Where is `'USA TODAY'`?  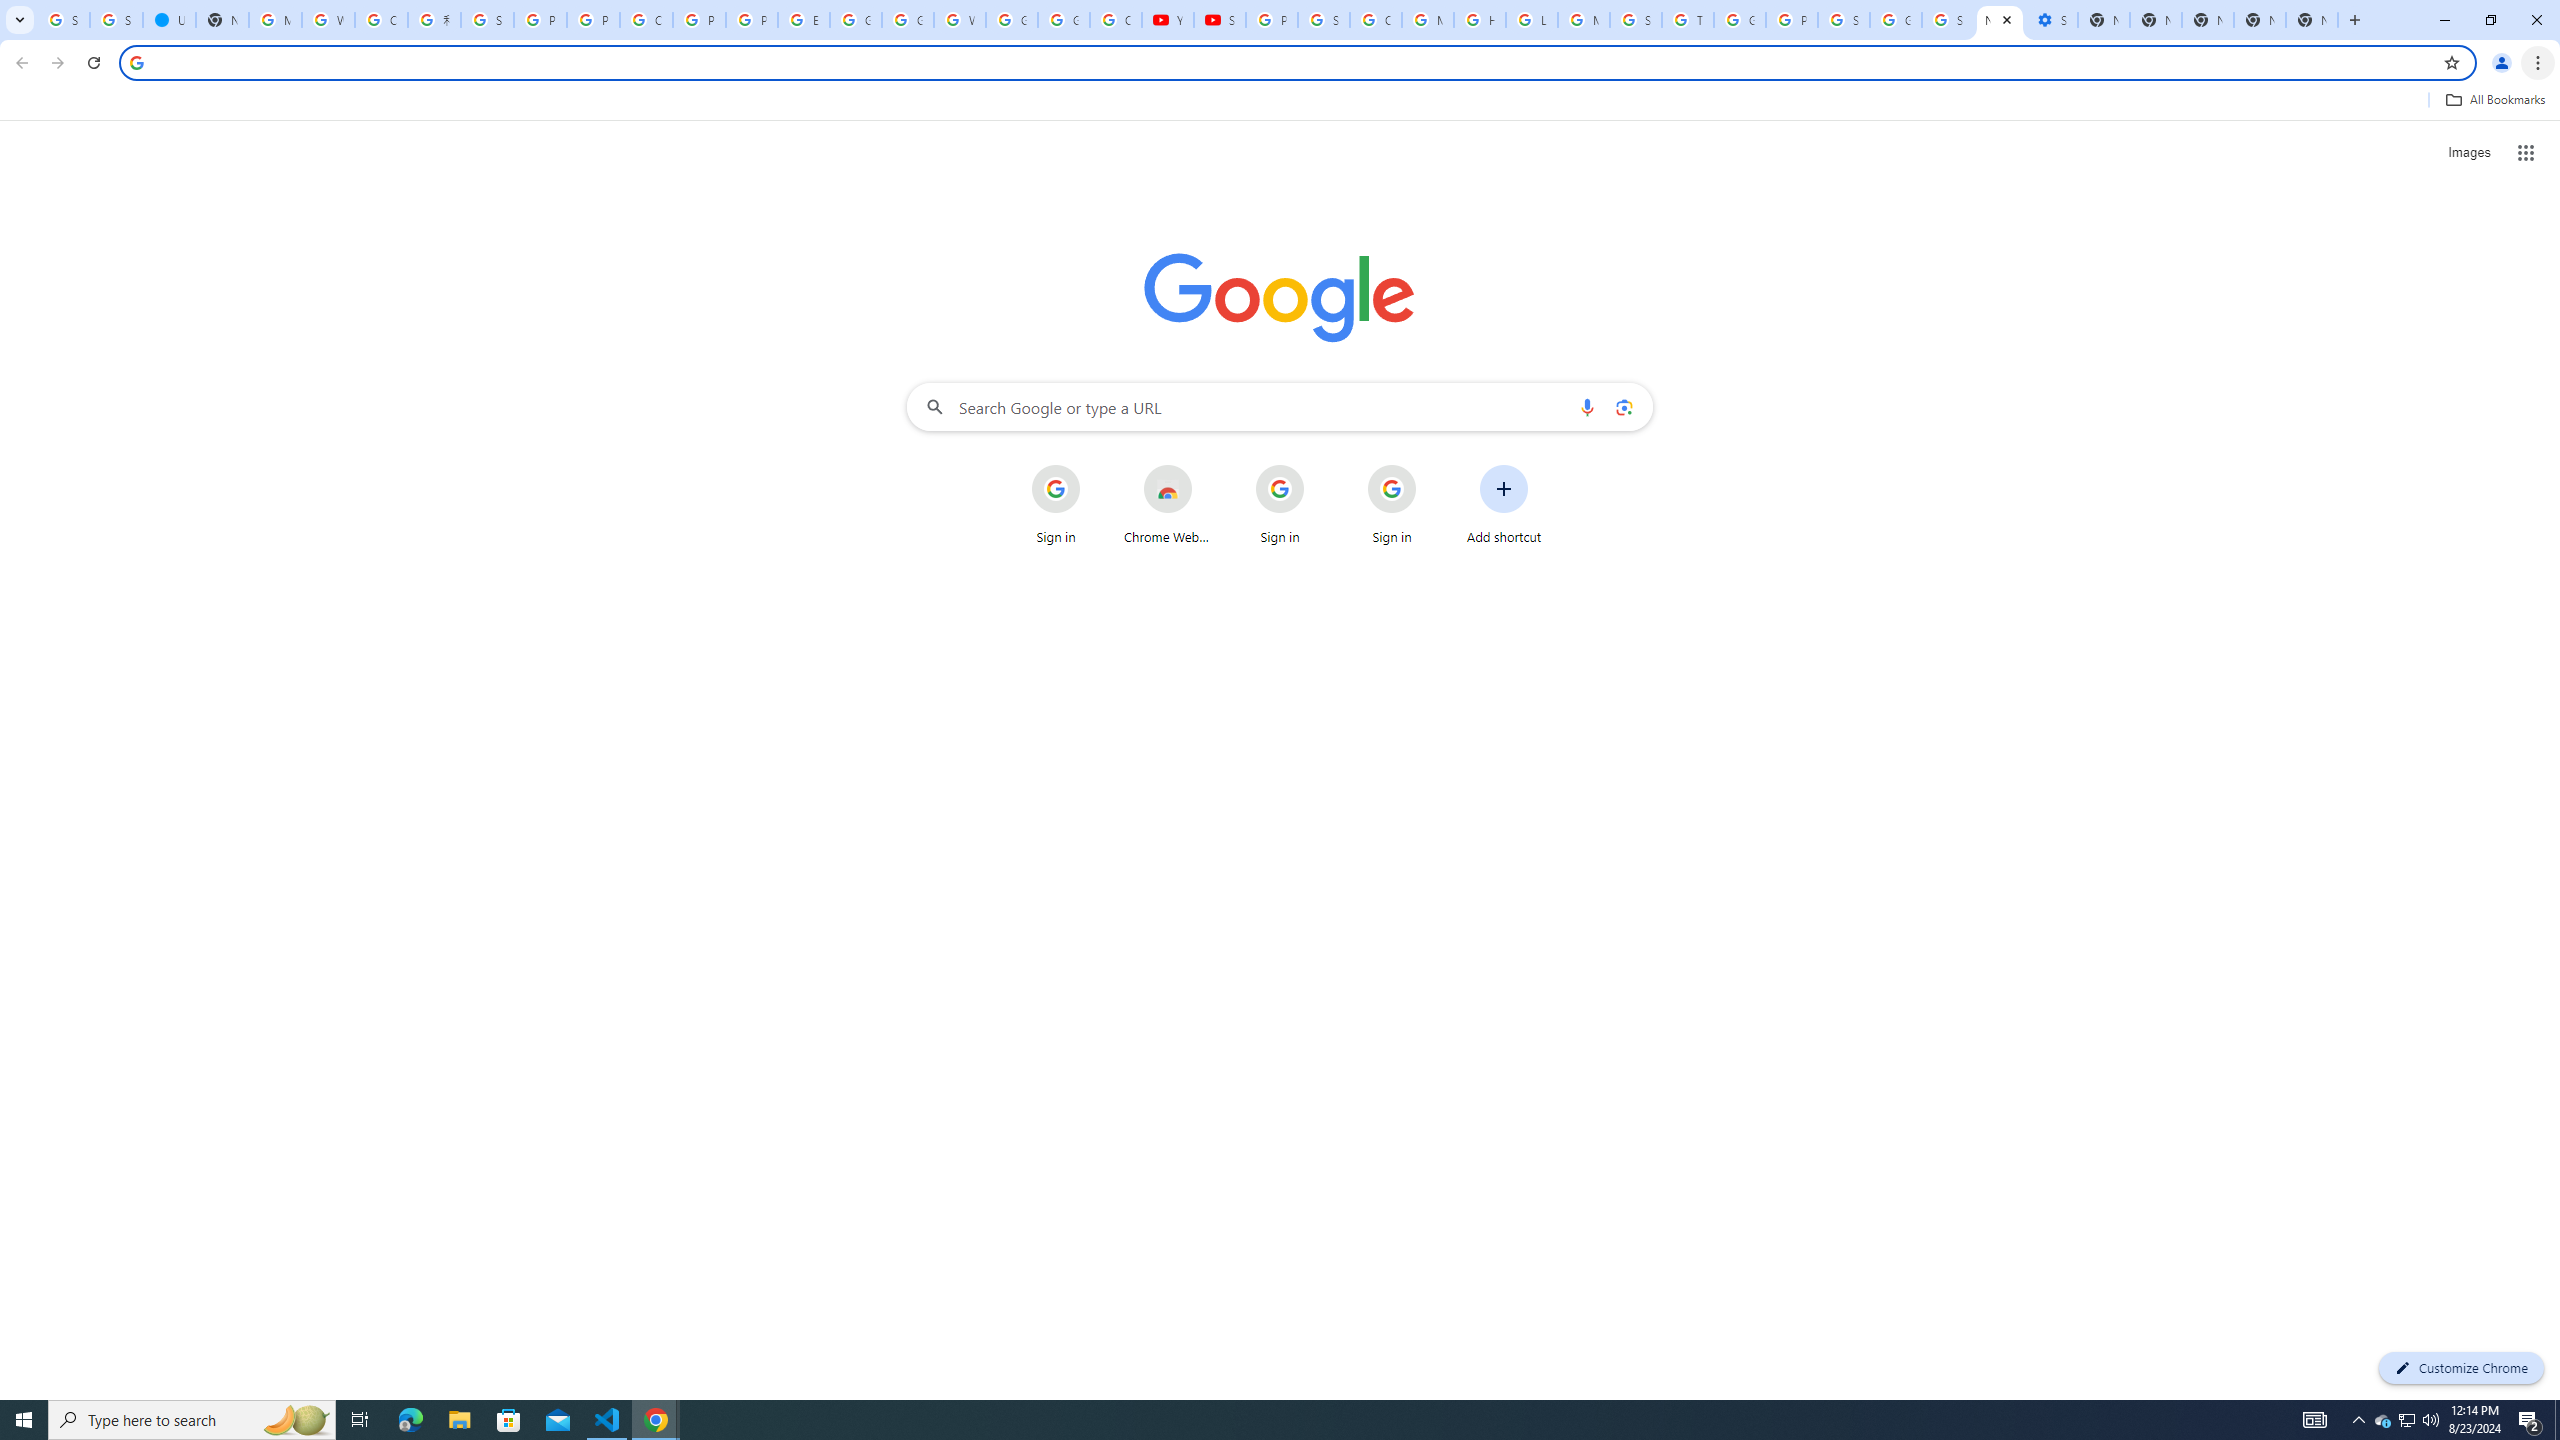 'USA TODAY' is located at coordinates (167, 19).